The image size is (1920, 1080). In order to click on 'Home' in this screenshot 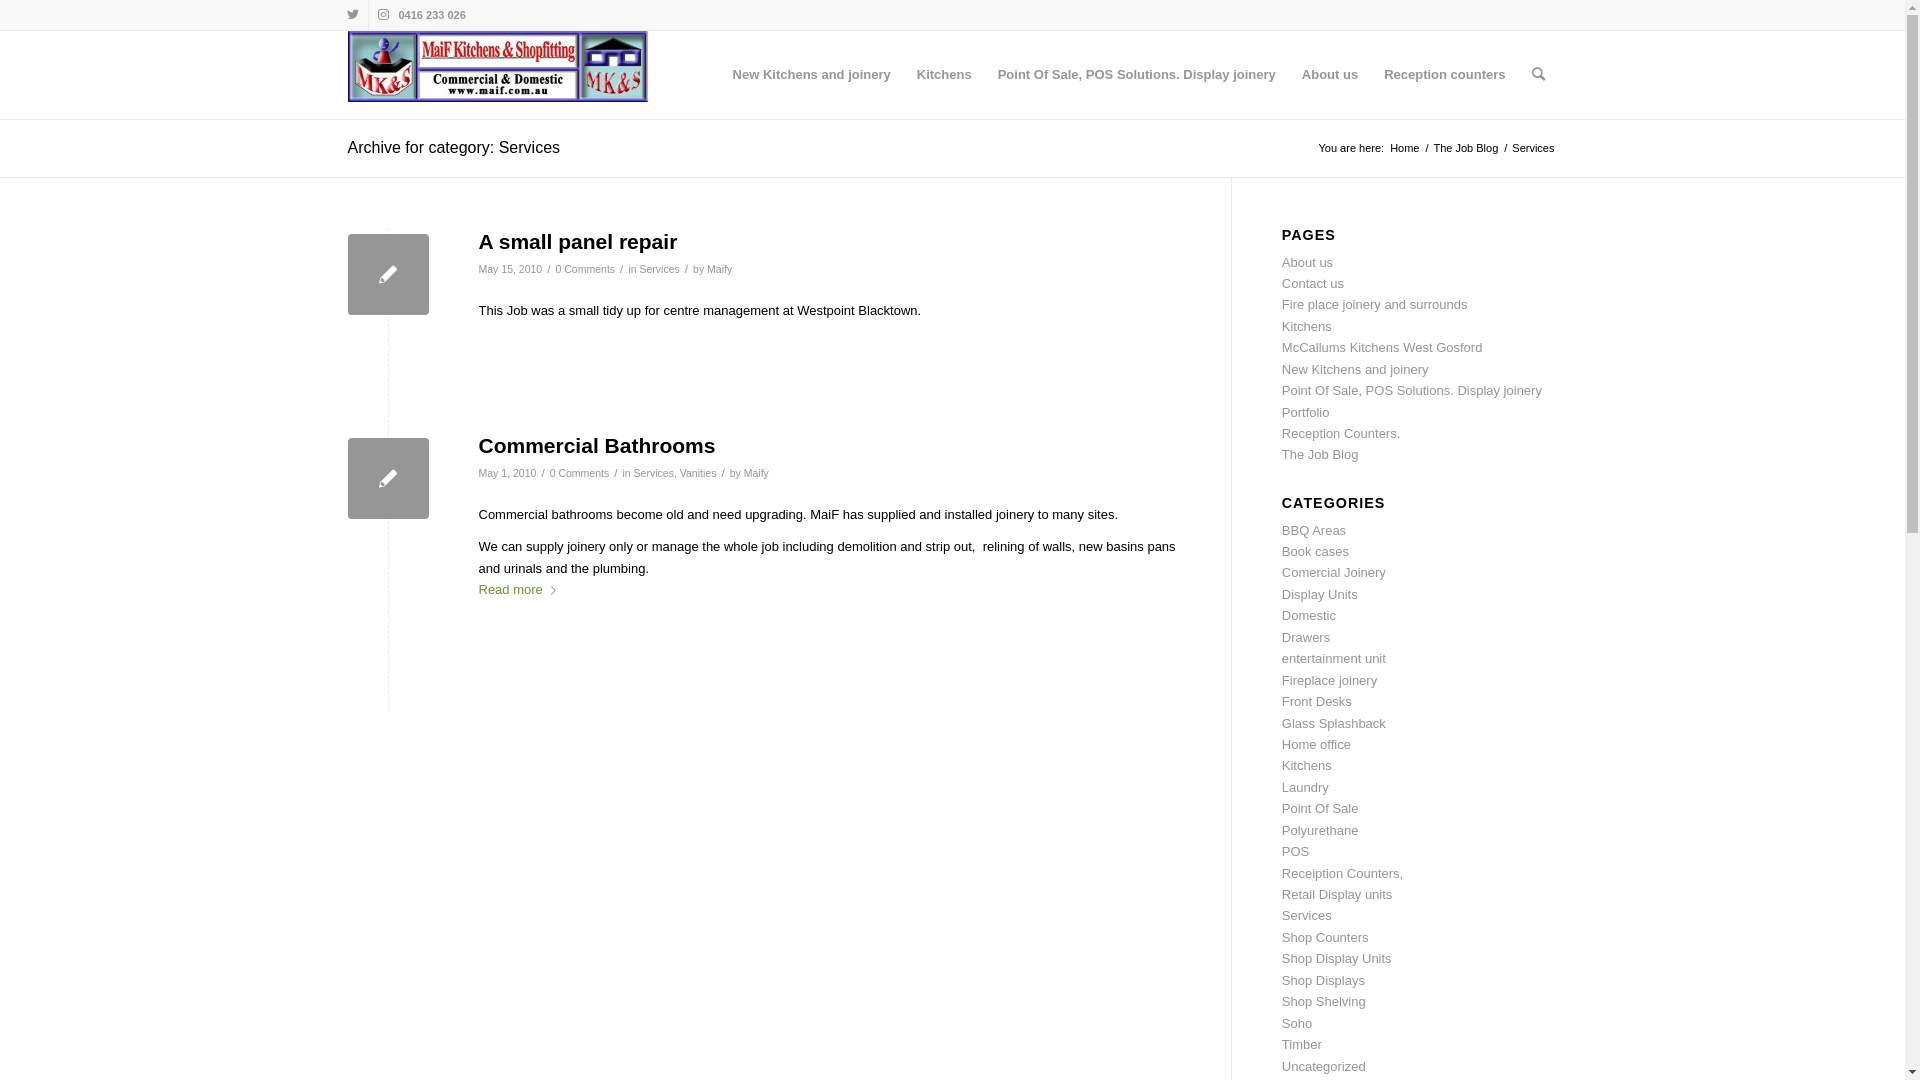, I will do `click(1403, 147)`.